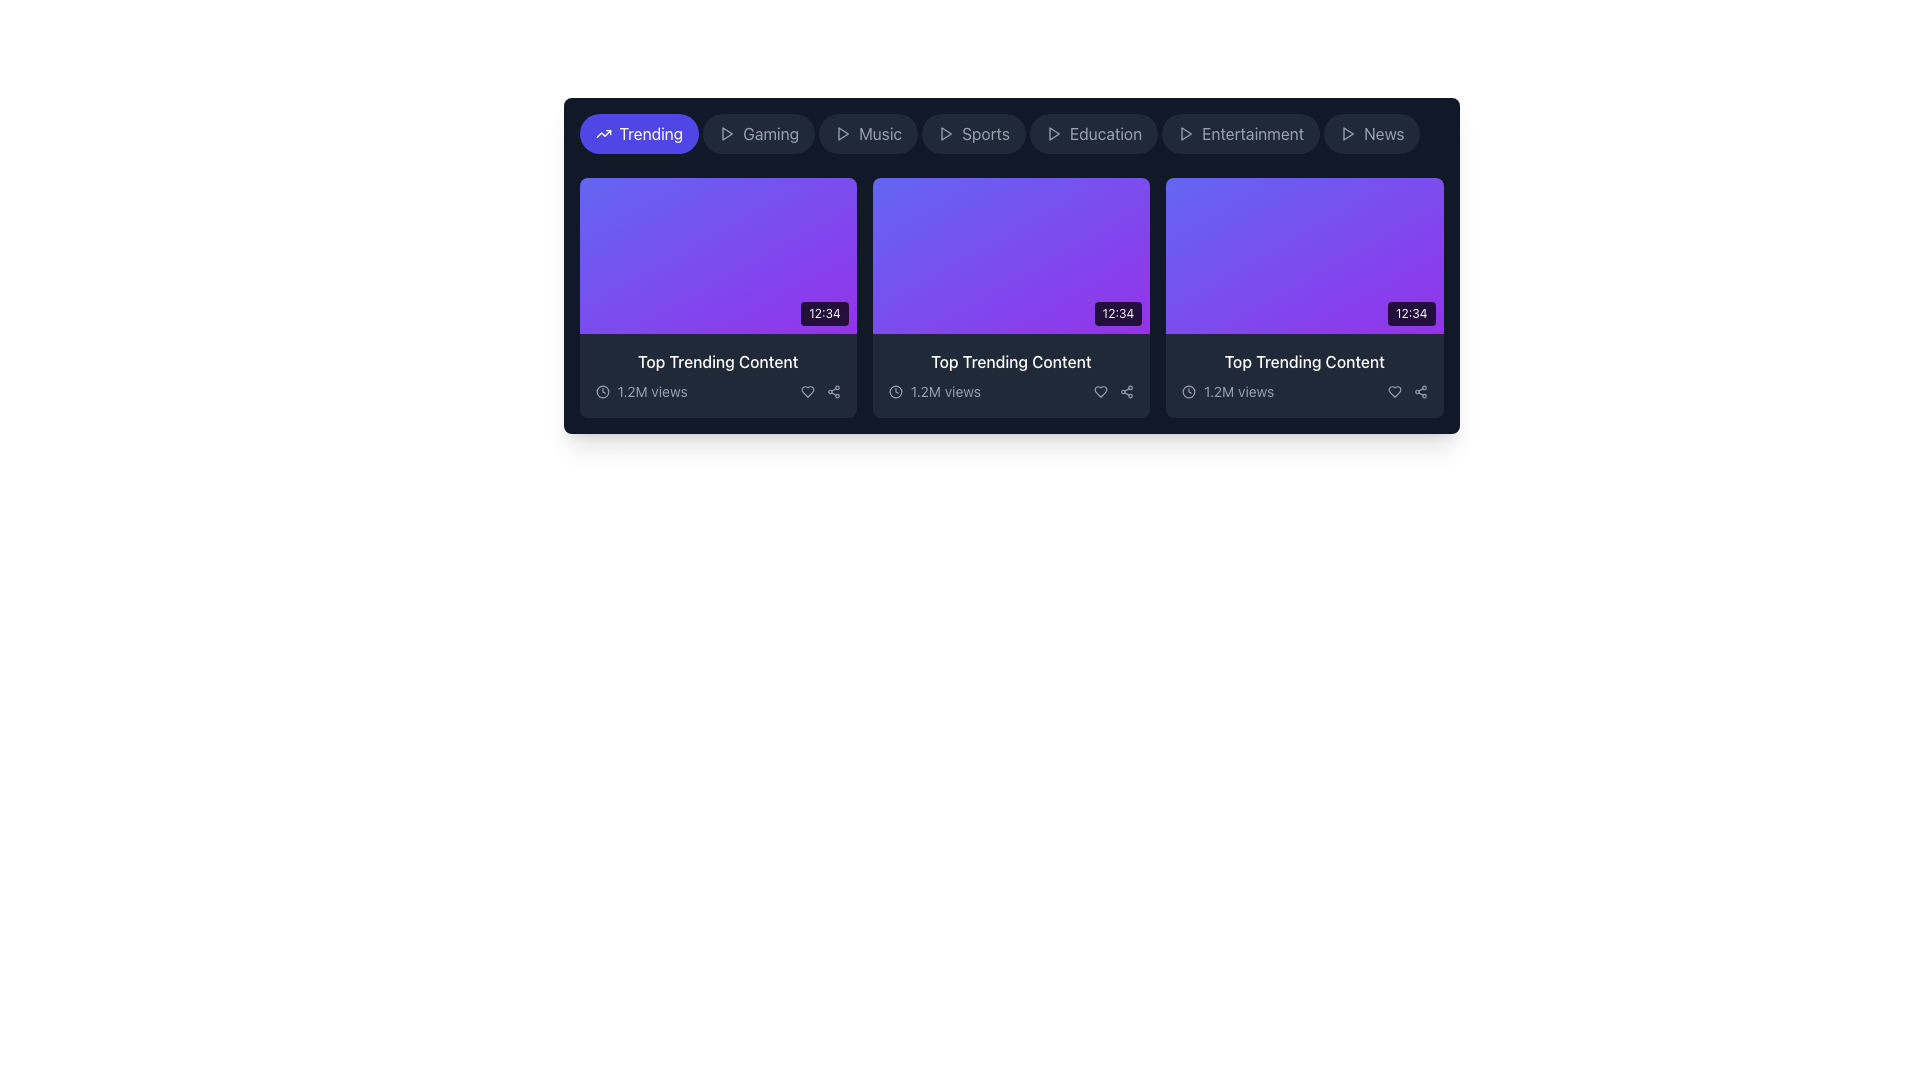 The image size is (1920, 1080). Describe the element at coordinates (974, 134) in the screenshot. I see `the oval-shaped 'Sports' button with a play icon` at that location.